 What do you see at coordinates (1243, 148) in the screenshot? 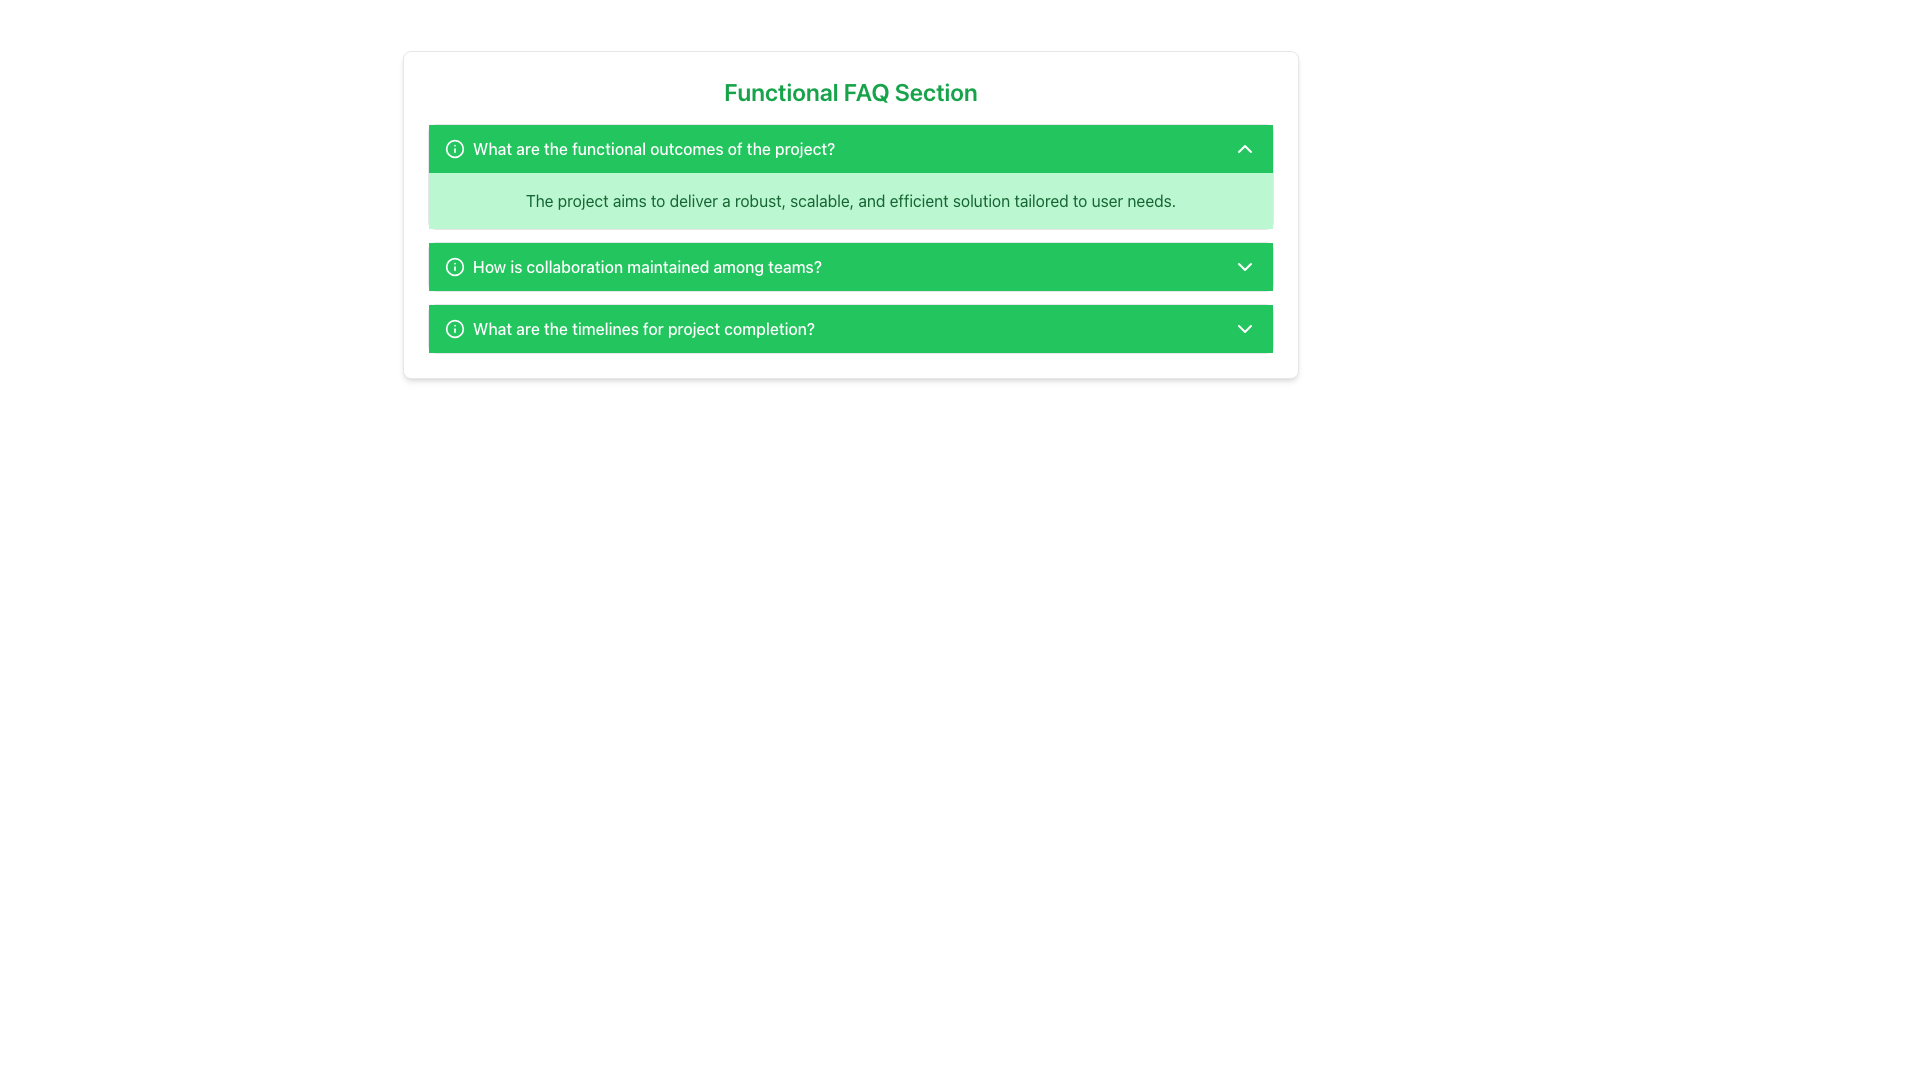
I see `the chevron icon that toggles the expansion of the FAQ section titled 'What are the functional outcomes of the project?' for visual feedback` at bounding box center [1243, 148].